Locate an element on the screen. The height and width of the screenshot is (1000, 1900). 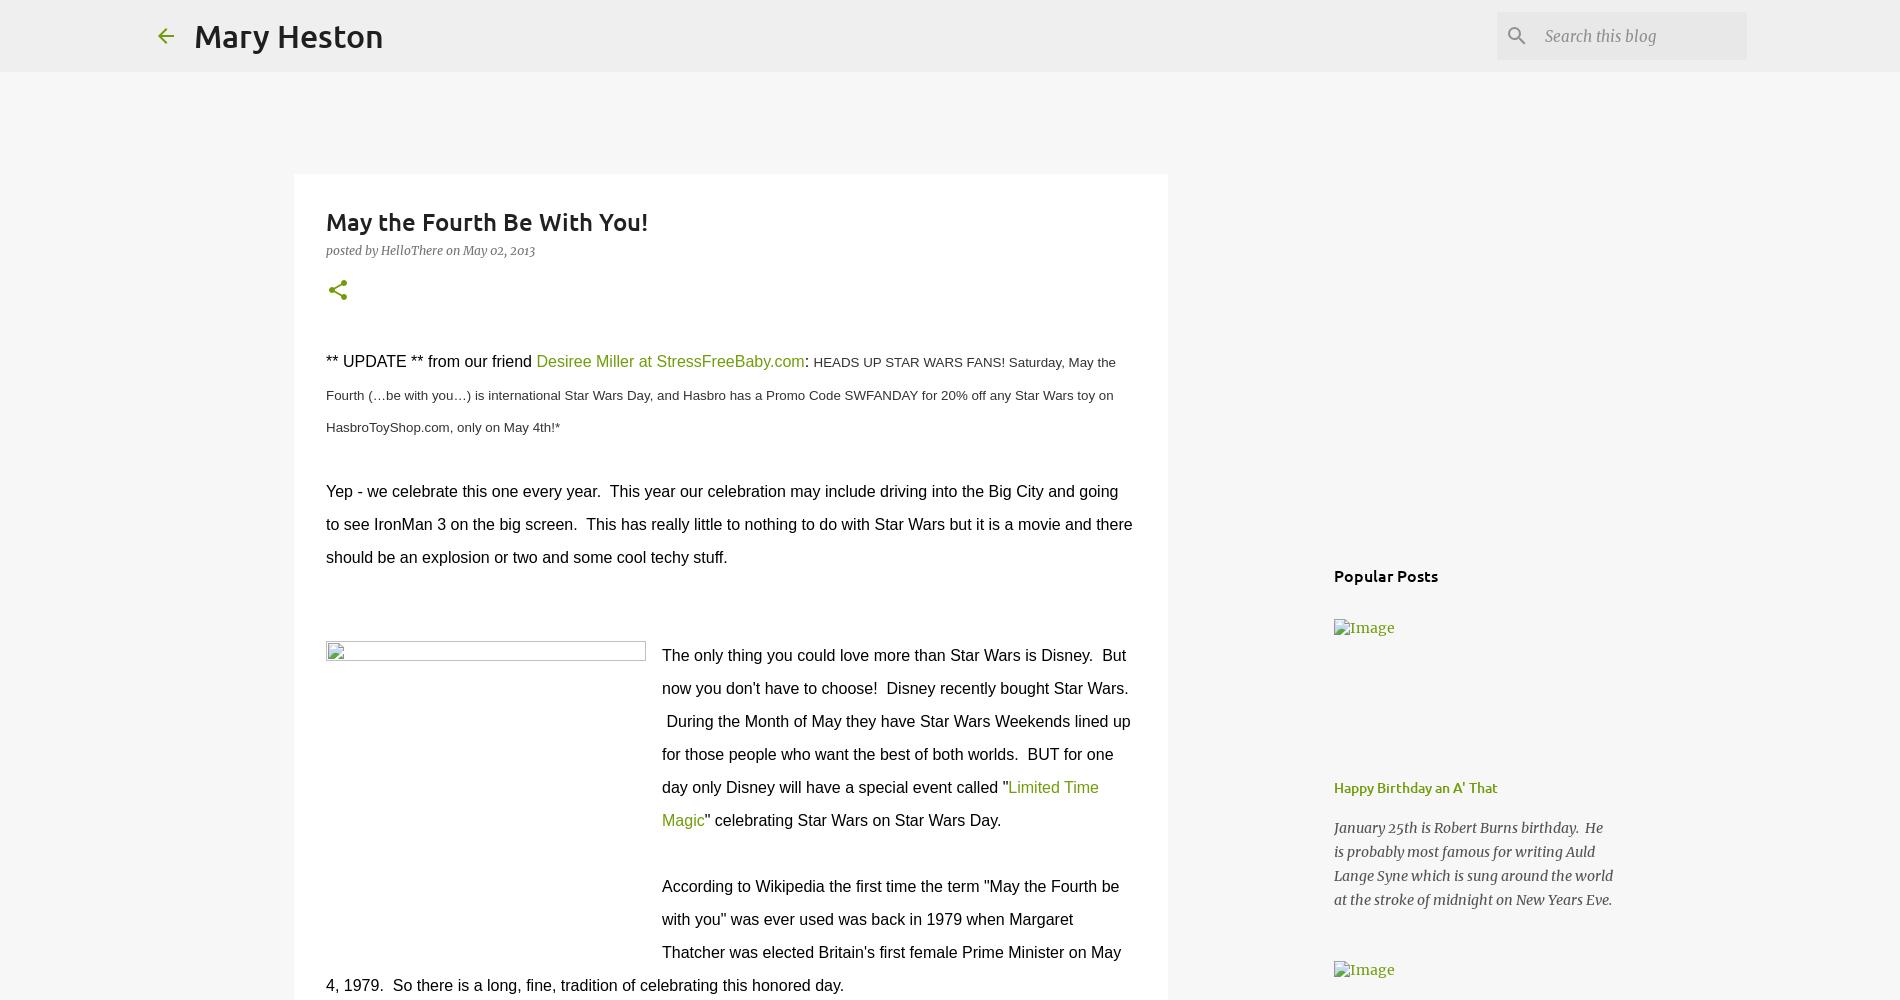
'HEADS UP STAR WARS FANS! Saturday, May the Fourth (…be with you…) is international Star Wars Day, and Hasbro has a Promo Code SWFANDAY for 20% off any Star Wars toy on HasbroToyShop.com, only on May 4th!*' is located at coordinates (720, 395).